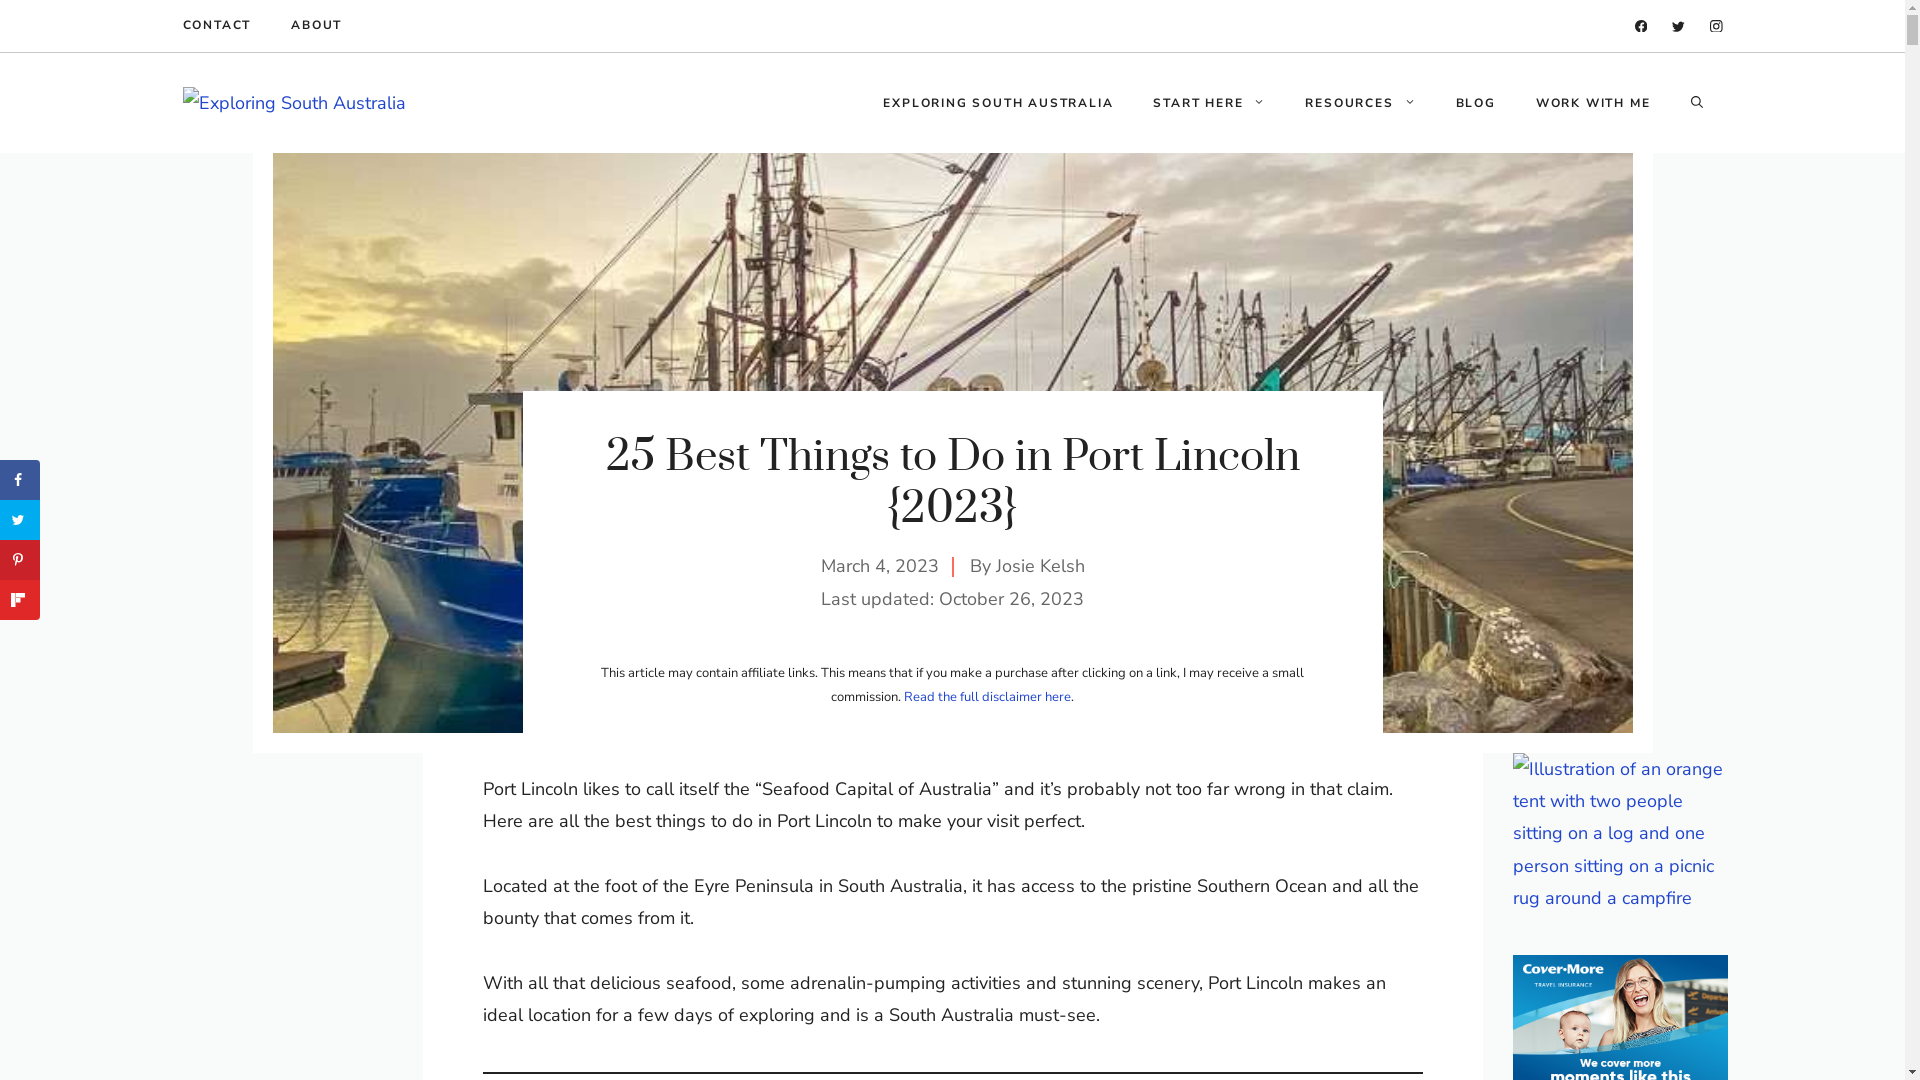 This screenshot has width=1920, height=1080. What do you see at coordinates (19, 559) in the screenshot?
I see `'Save to Pinterest'` at bounding box center [19, 559].